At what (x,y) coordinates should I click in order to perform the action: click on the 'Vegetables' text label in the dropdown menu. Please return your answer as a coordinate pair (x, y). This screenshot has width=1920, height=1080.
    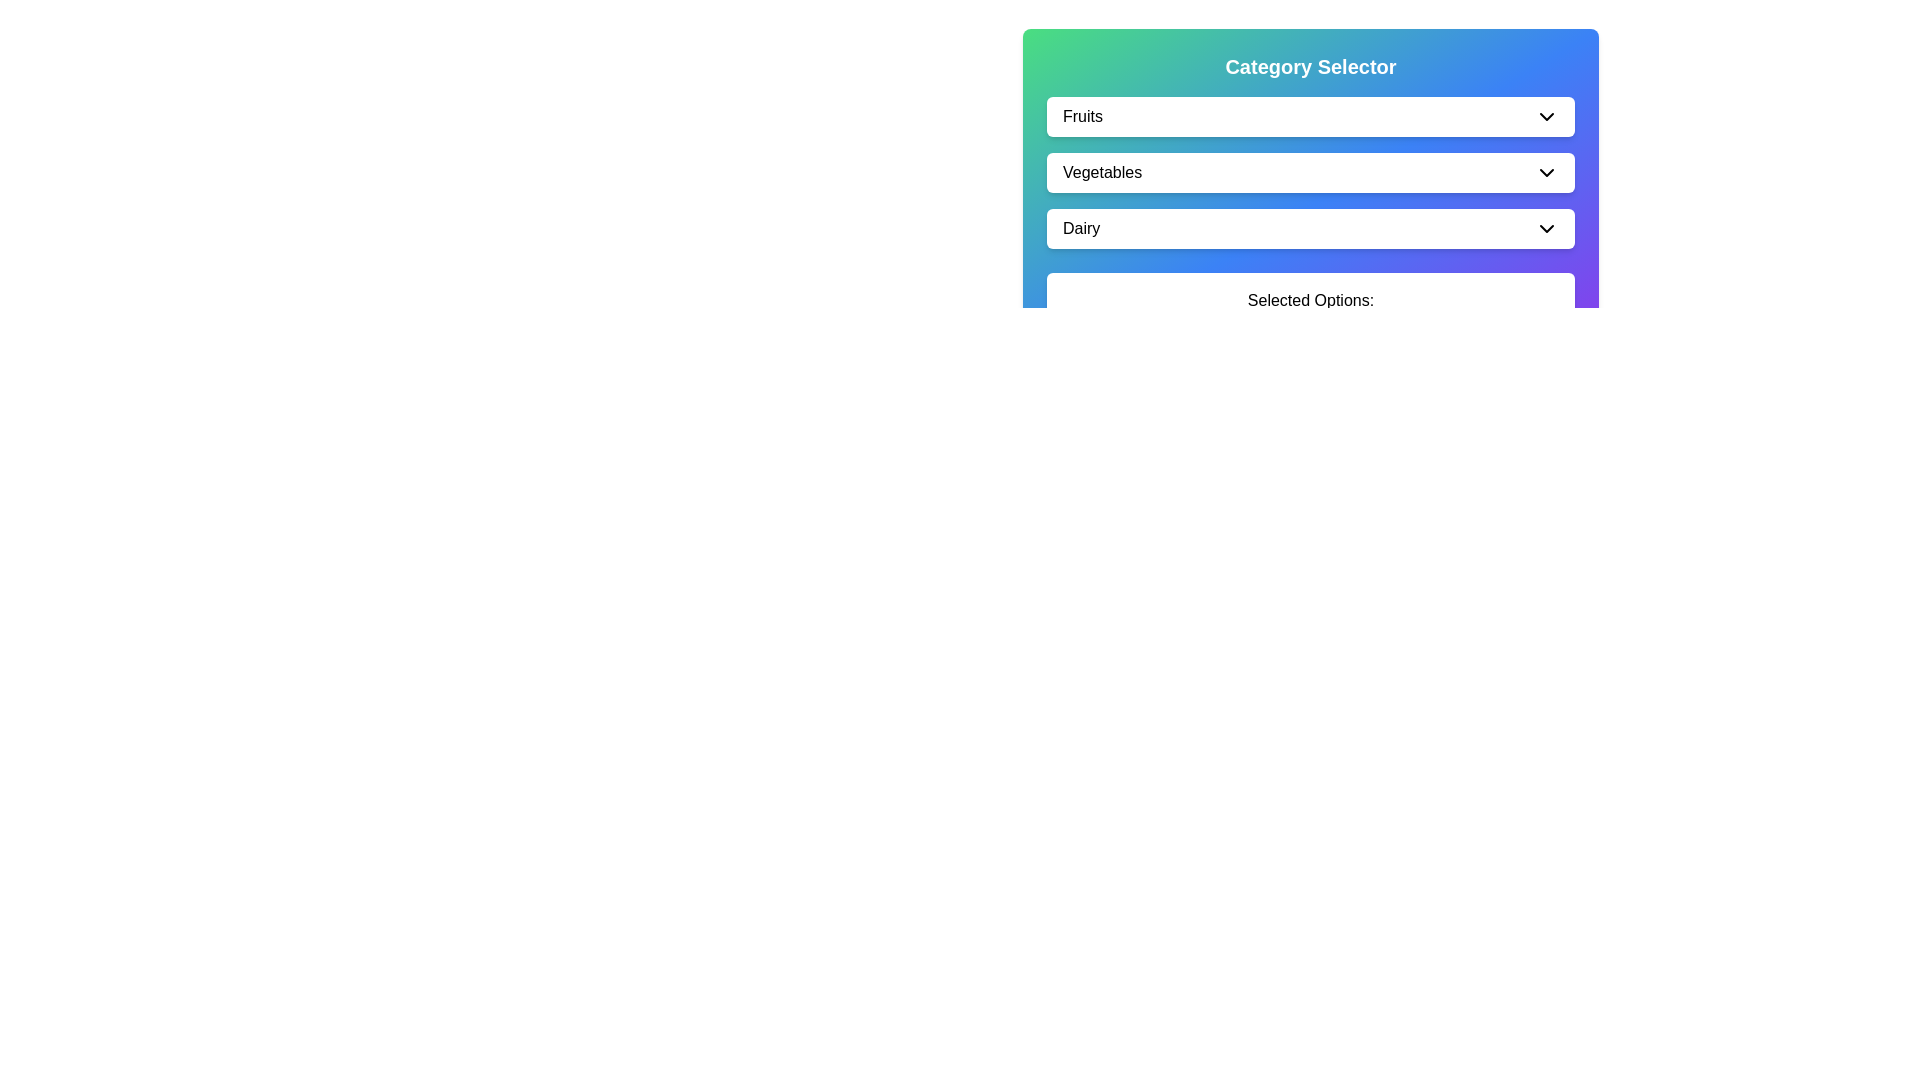
    Looking at the image, I should click on (1101, 172).